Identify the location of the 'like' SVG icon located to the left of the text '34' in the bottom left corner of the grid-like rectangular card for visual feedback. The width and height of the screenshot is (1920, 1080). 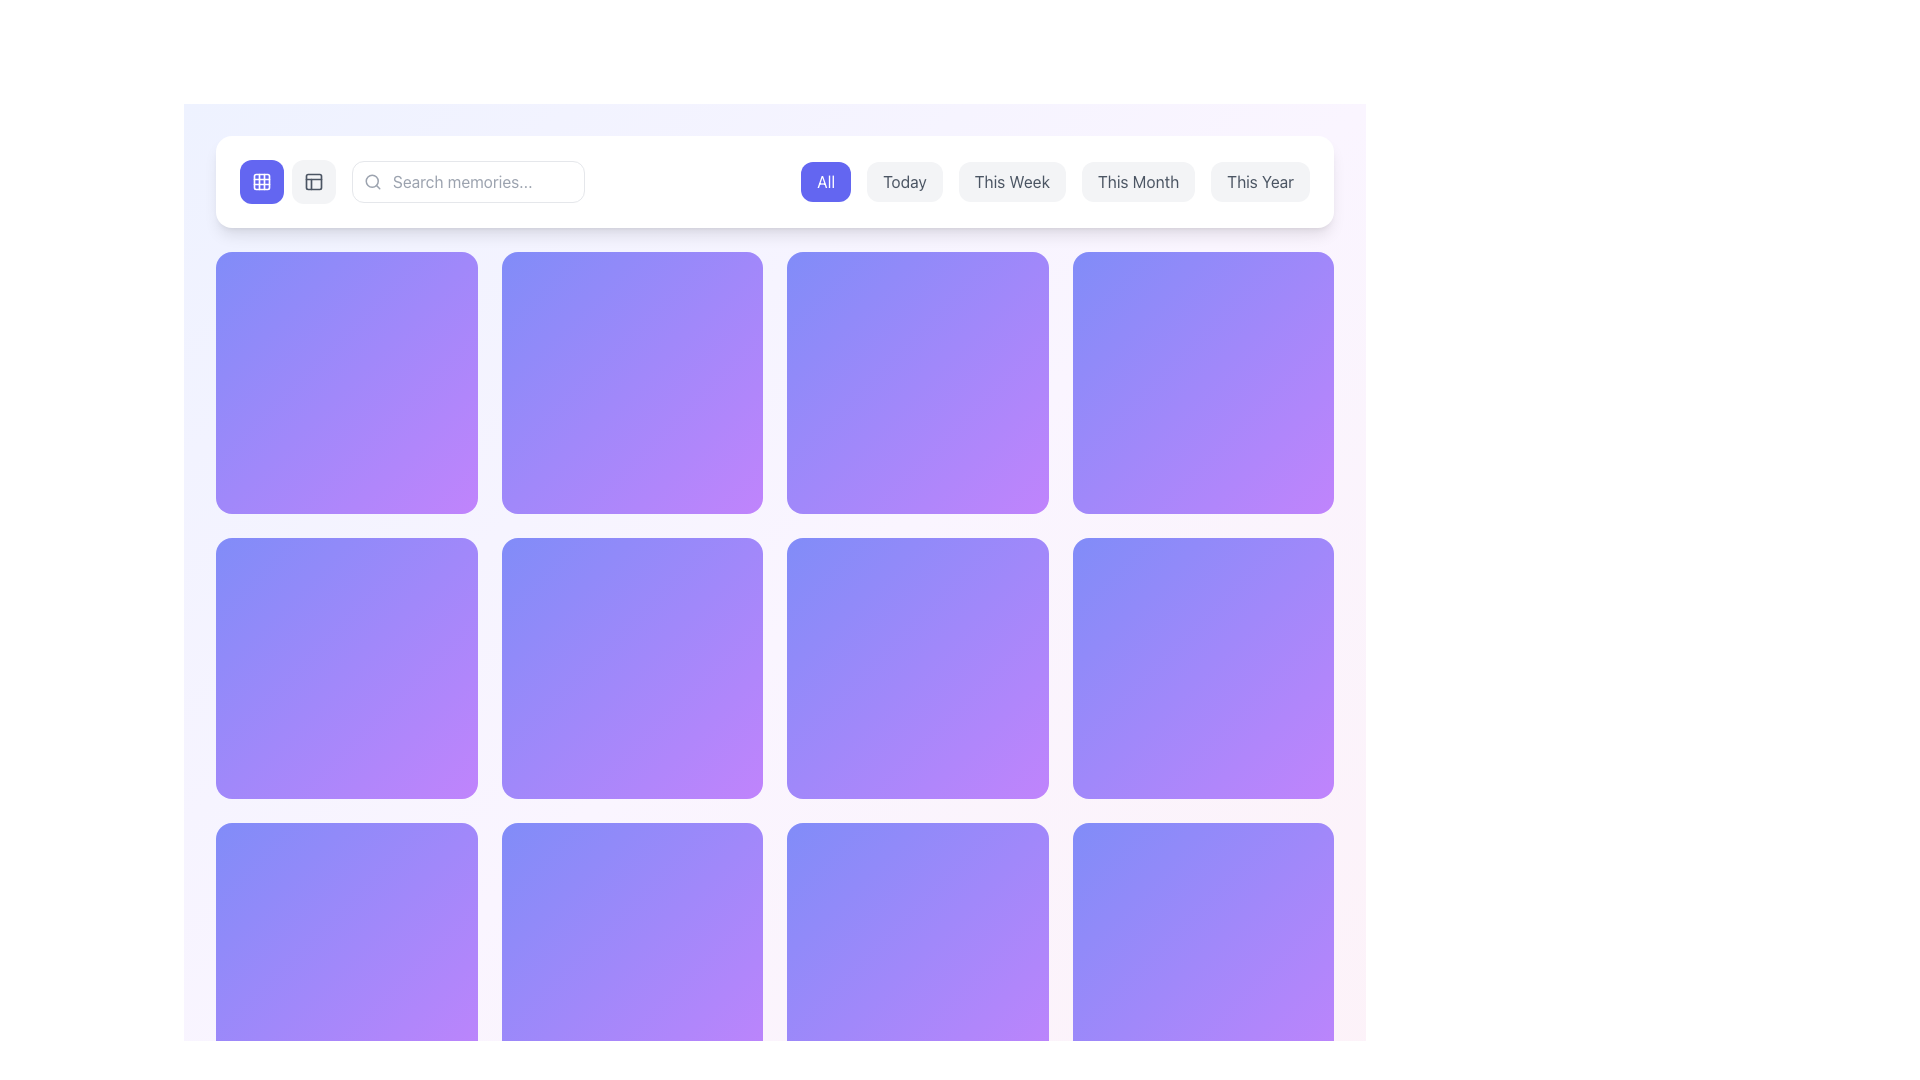
(239, 771).